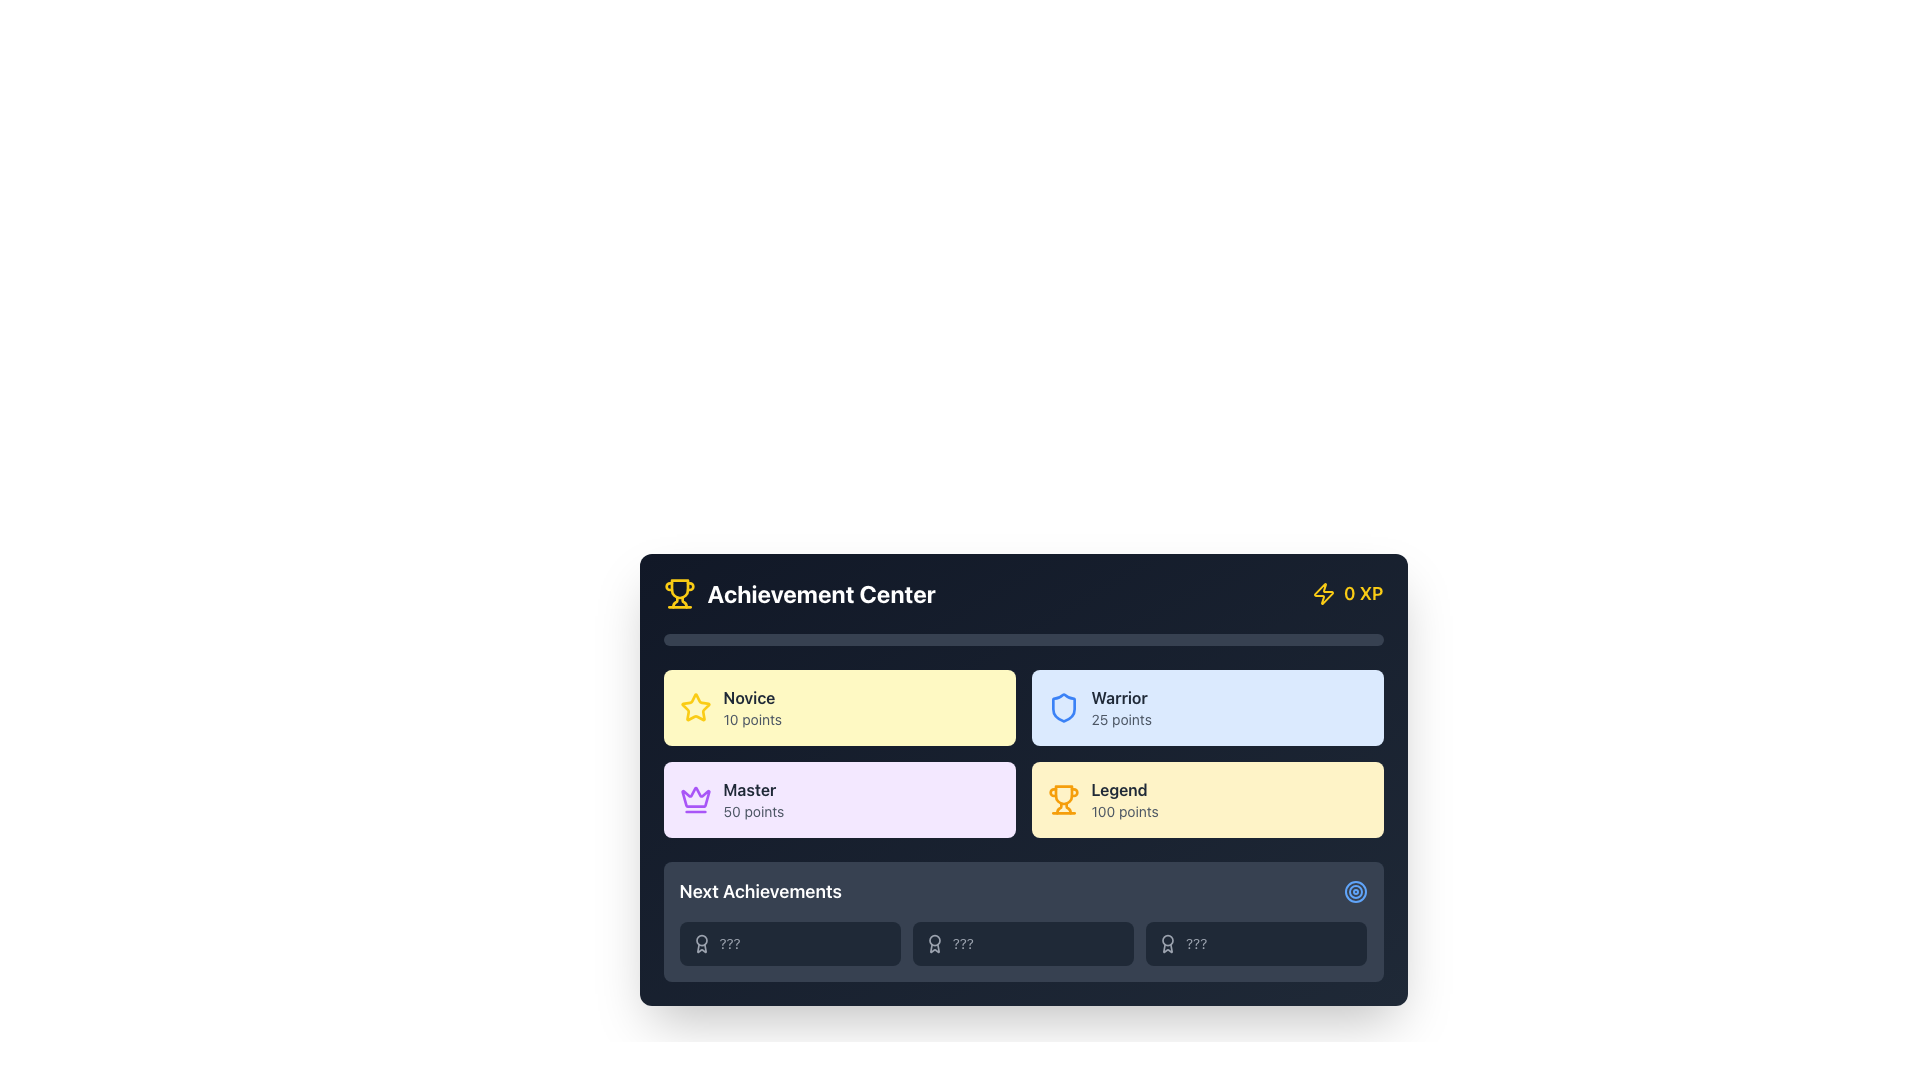  Describe the element at coordinates (679, 593) in the screenshot. I see `the achievement icon located in the top-left corner of the 'Achievement Center' section, which visually represents achievements or awards` at that location.